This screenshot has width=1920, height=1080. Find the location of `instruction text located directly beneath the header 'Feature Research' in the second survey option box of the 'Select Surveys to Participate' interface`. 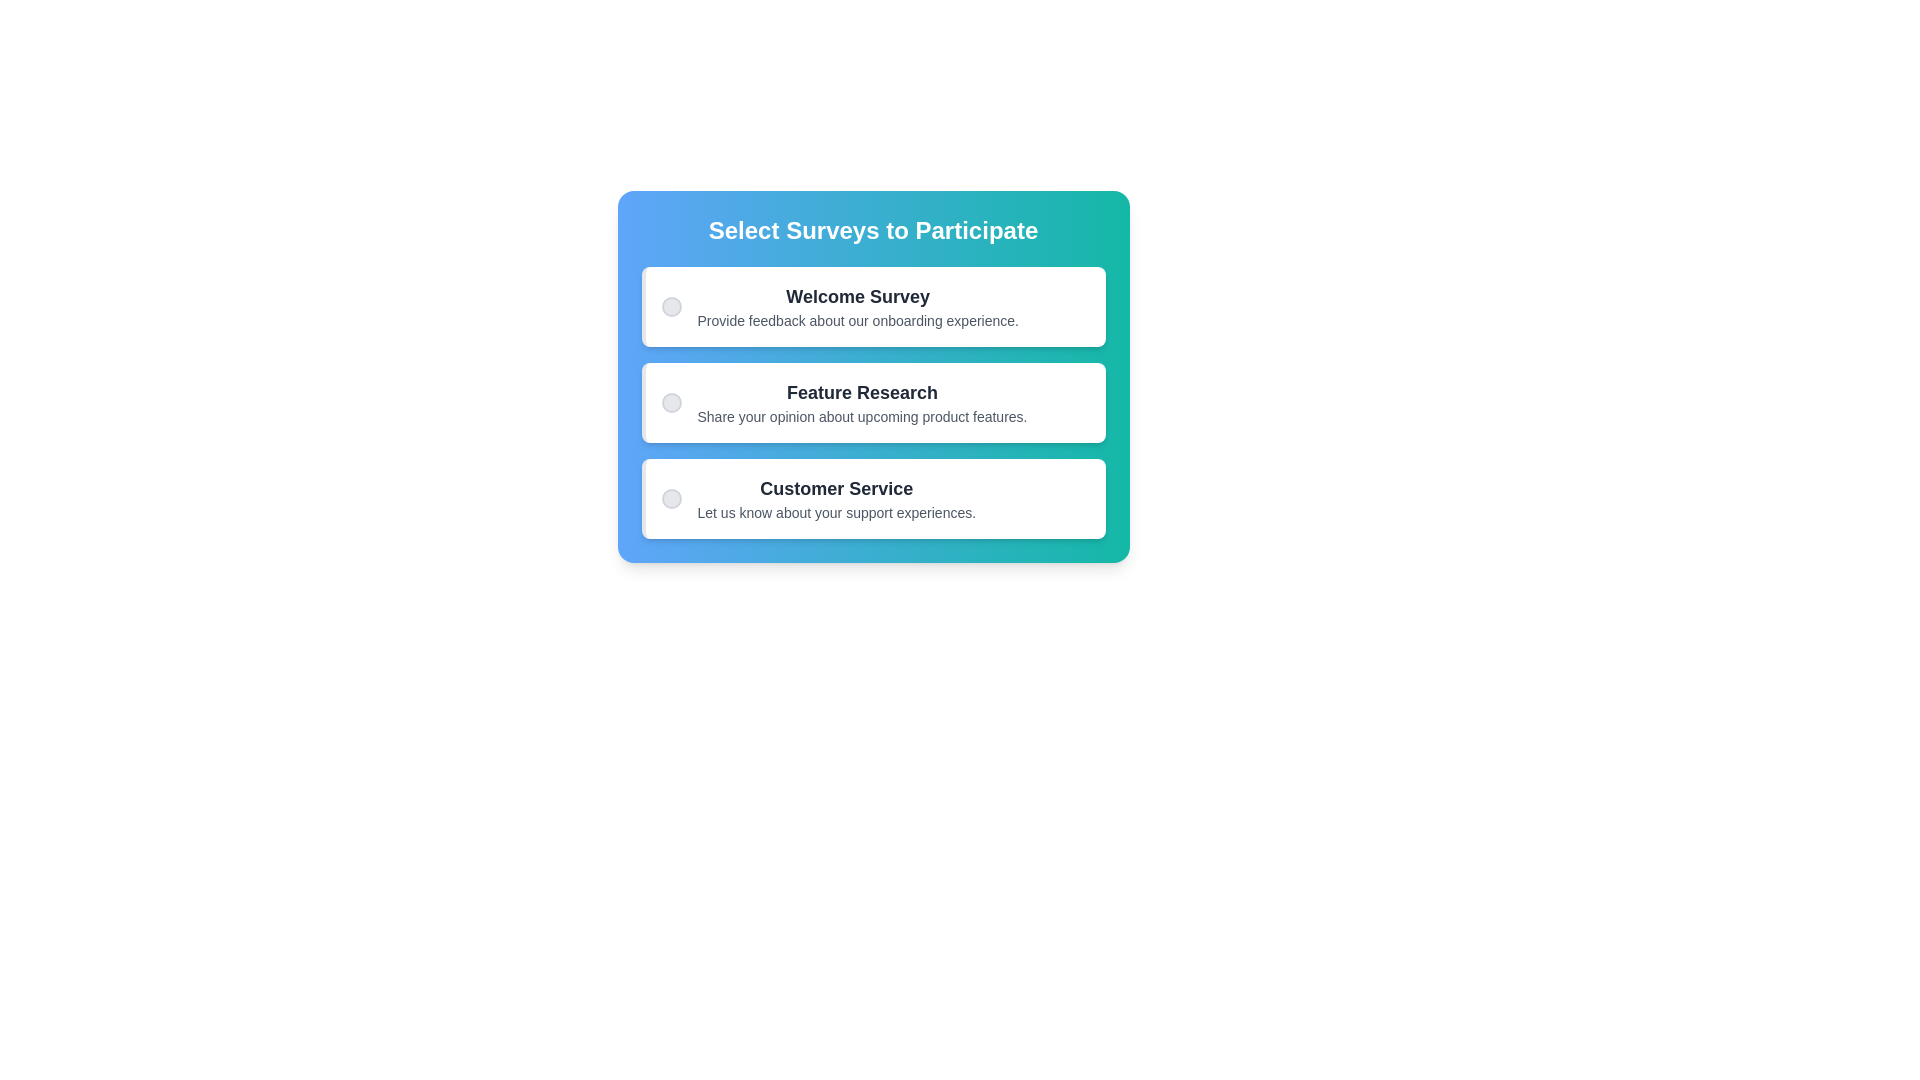

instruction text located directly beneath the header 'Feature Research' in the second survey option box of the 'Select Surveys to Participate' interface is located at coordinates (862, 415).